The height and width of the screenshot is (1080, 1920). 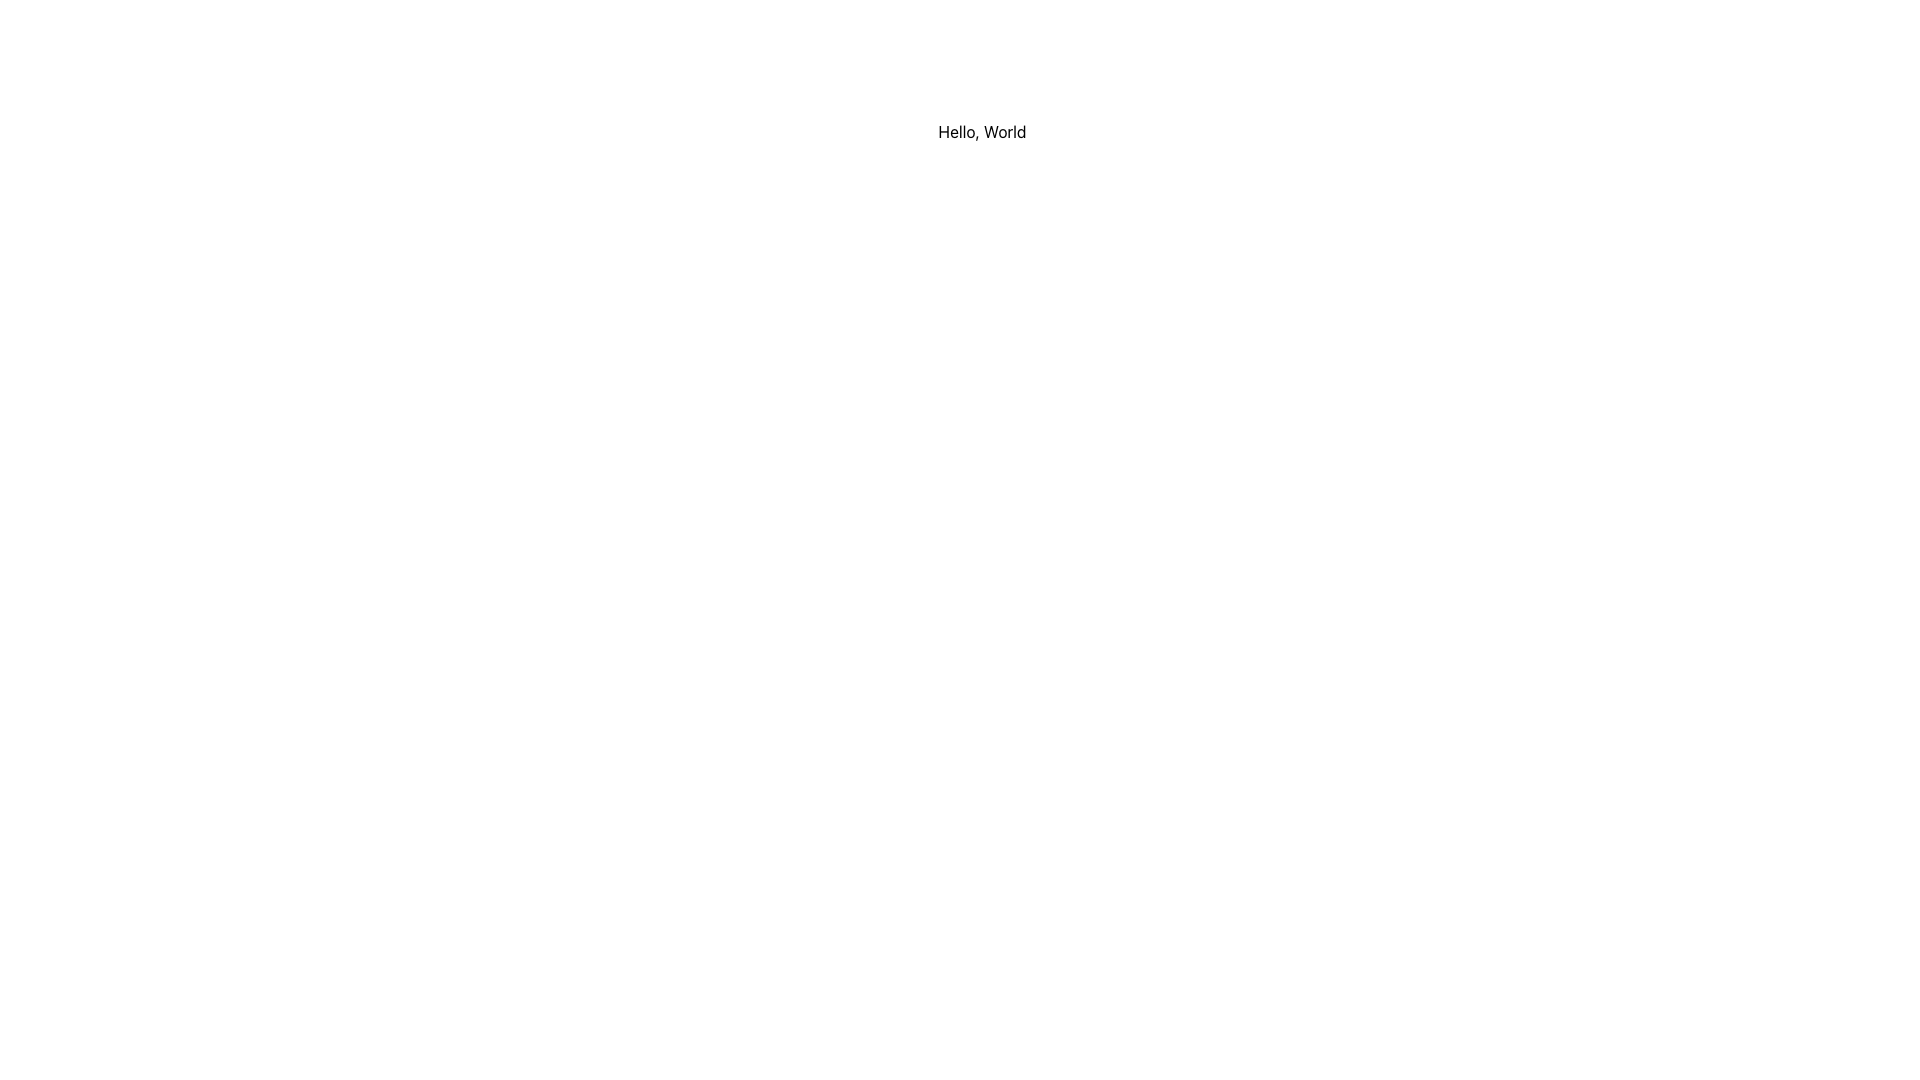 What do you see at coordinates (982, 131) in the screenshot?
I see `text from the Text Label element displaying 'Hello, World', which is centrally positioned within its area` at bounding box center [982, 131].